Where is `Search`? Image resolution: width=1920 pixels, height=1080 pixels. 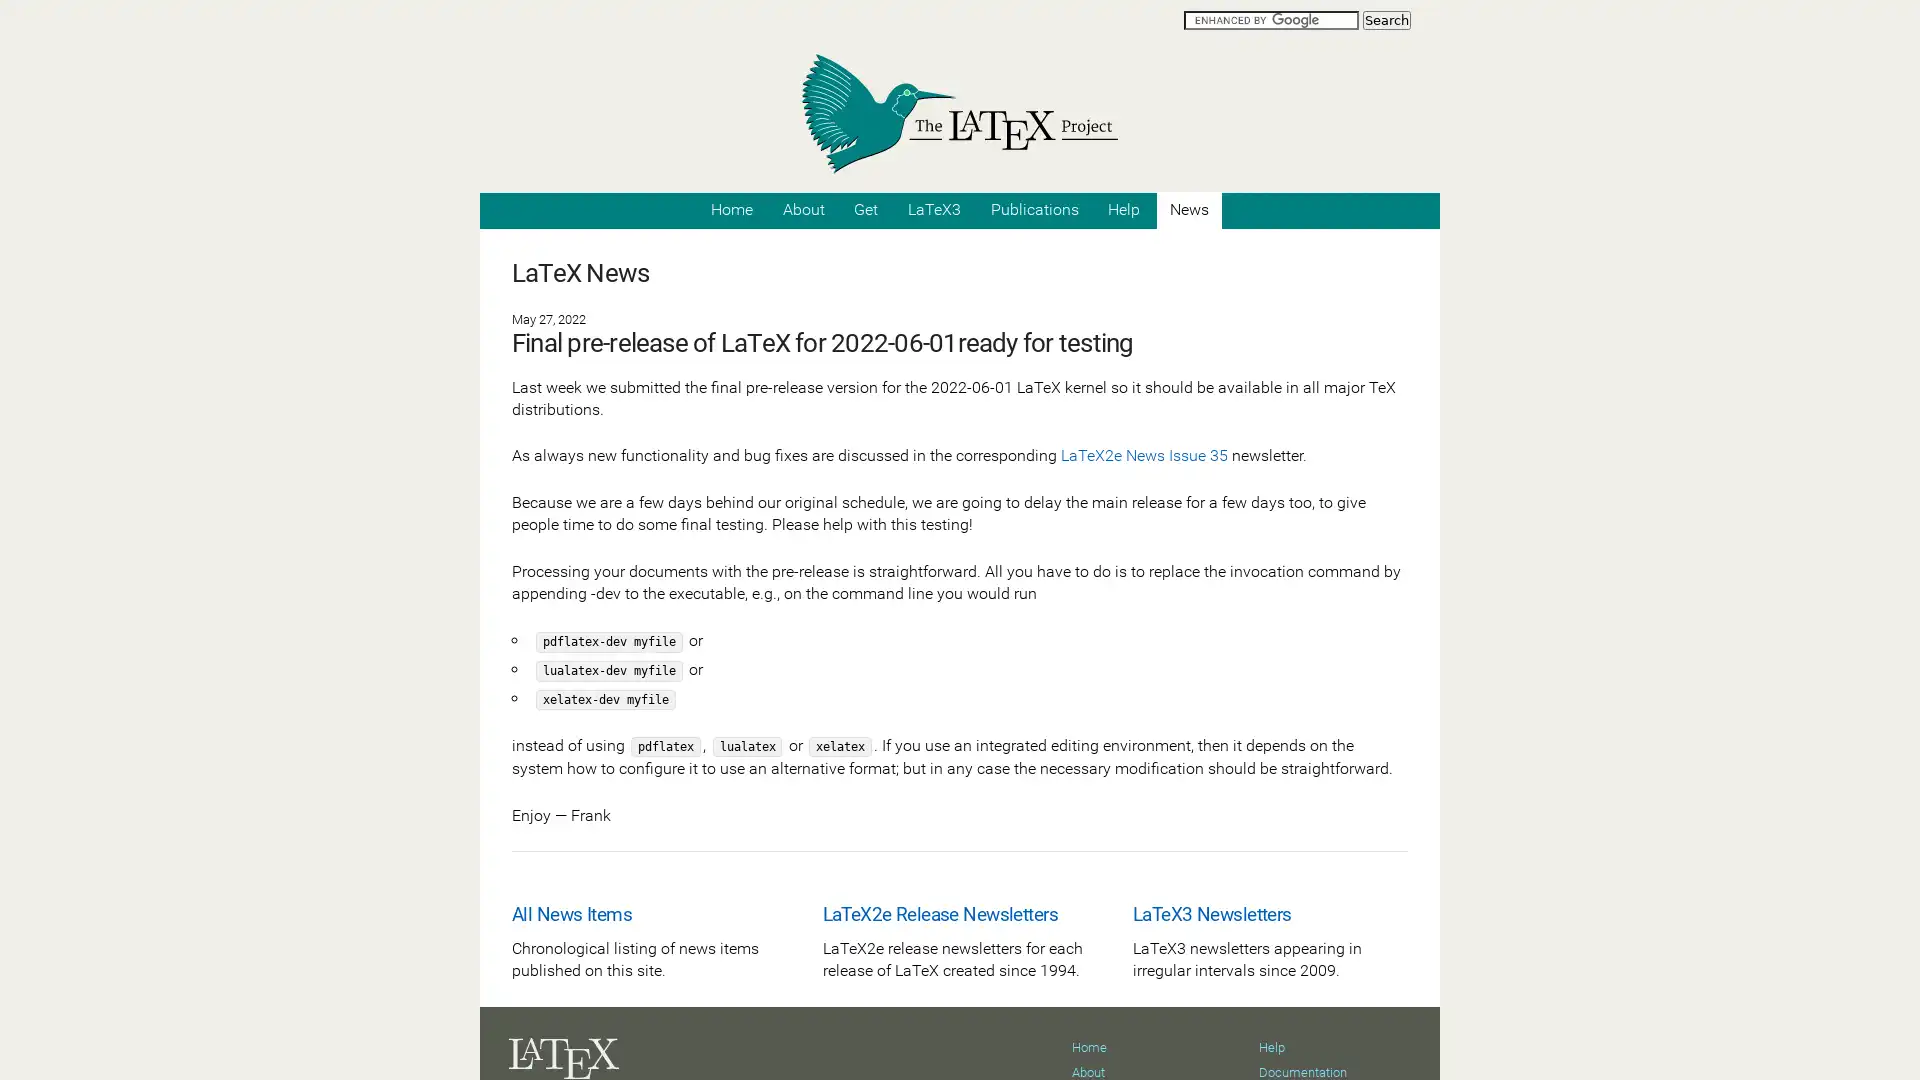
Search is located at coordinates (1386, 20).